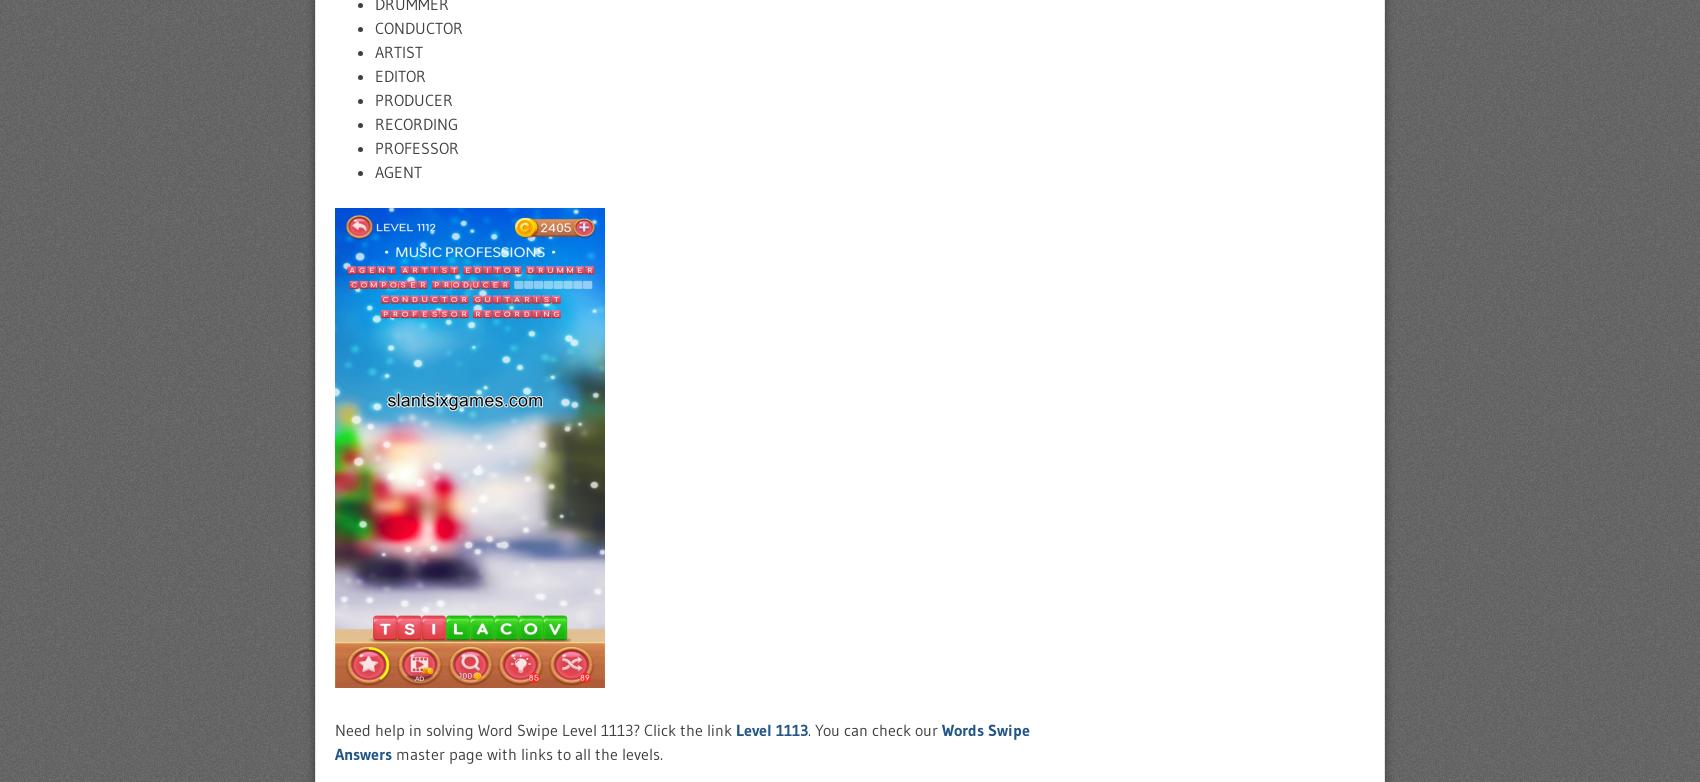 The image size is (1700, 782). I want to click on '. You can check our', so click(874, 728).